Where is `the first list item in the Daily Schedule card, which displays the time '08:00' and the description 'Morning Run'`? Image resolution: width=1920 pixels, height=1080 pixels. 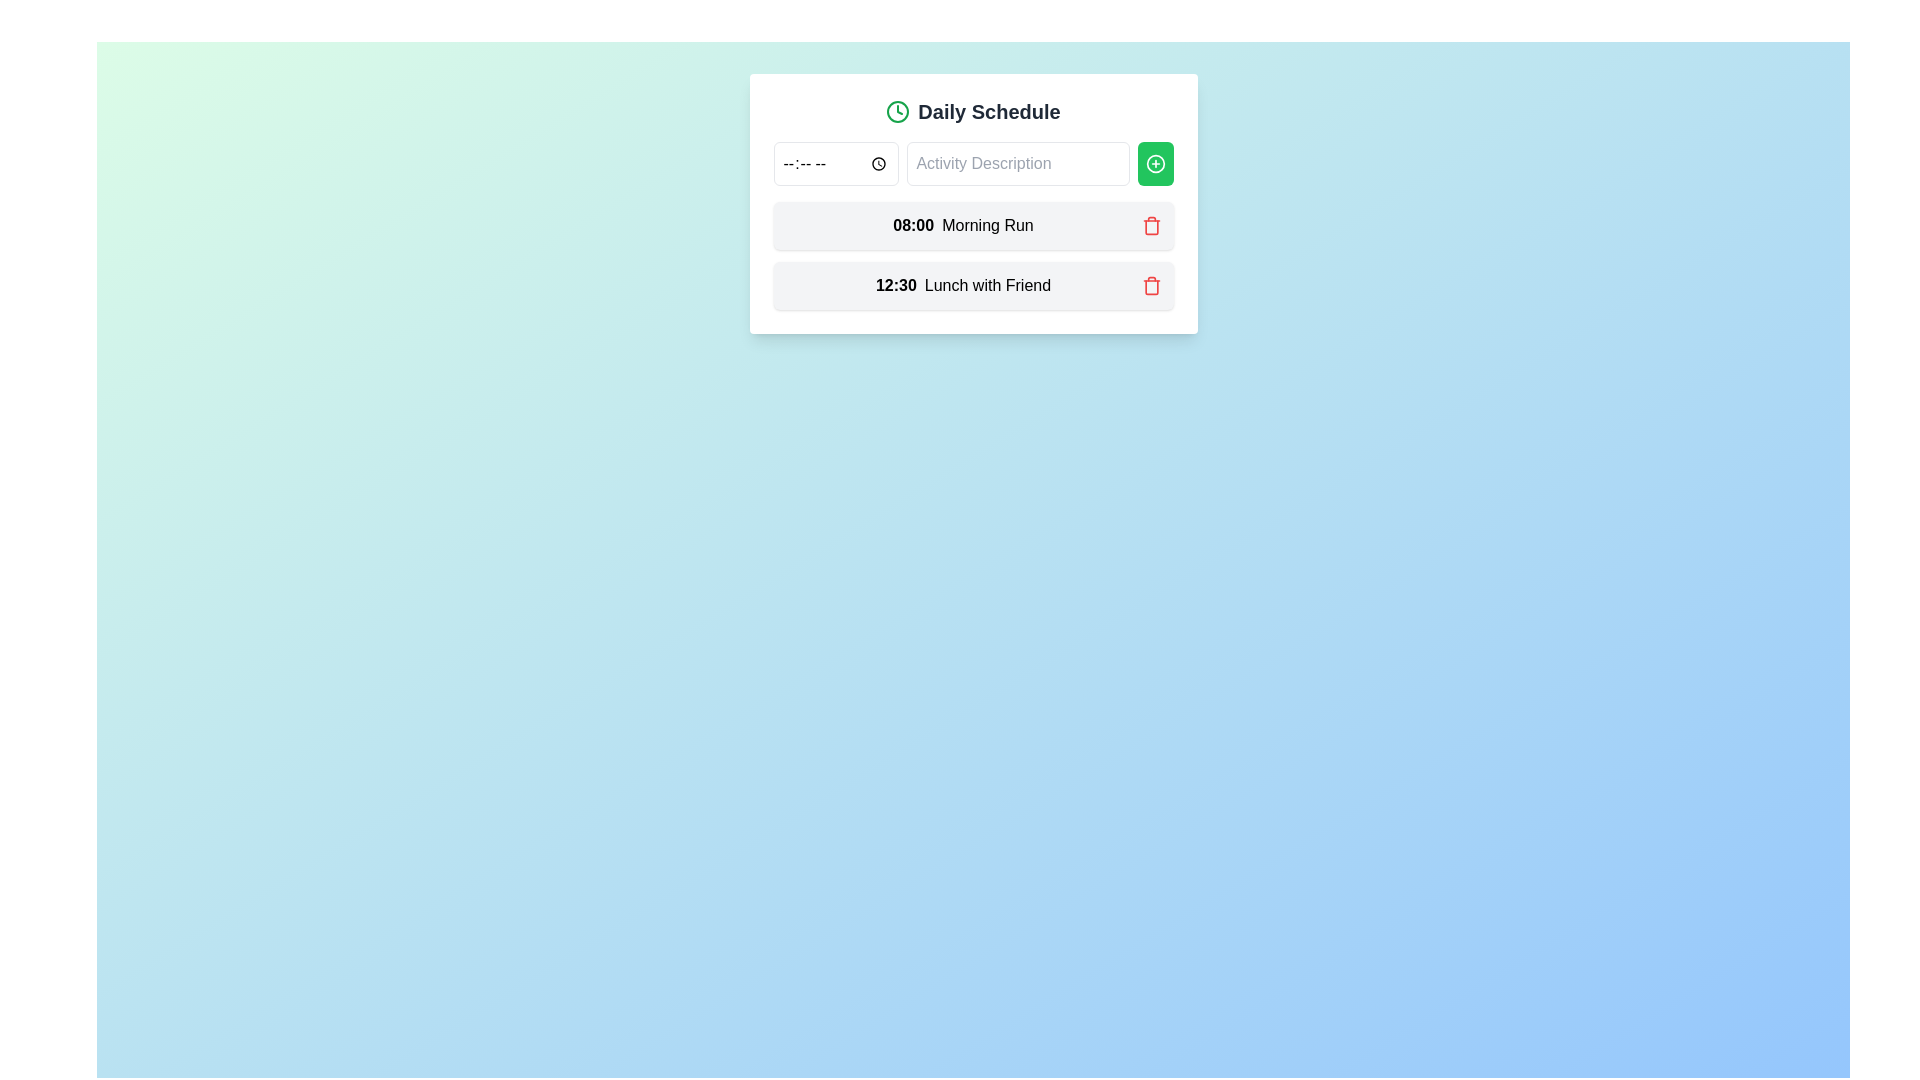 the first list item in the Daily Schedule card, which displays the time '08:00' and the description 'Morning Run' is located at coordinates (973, 225).